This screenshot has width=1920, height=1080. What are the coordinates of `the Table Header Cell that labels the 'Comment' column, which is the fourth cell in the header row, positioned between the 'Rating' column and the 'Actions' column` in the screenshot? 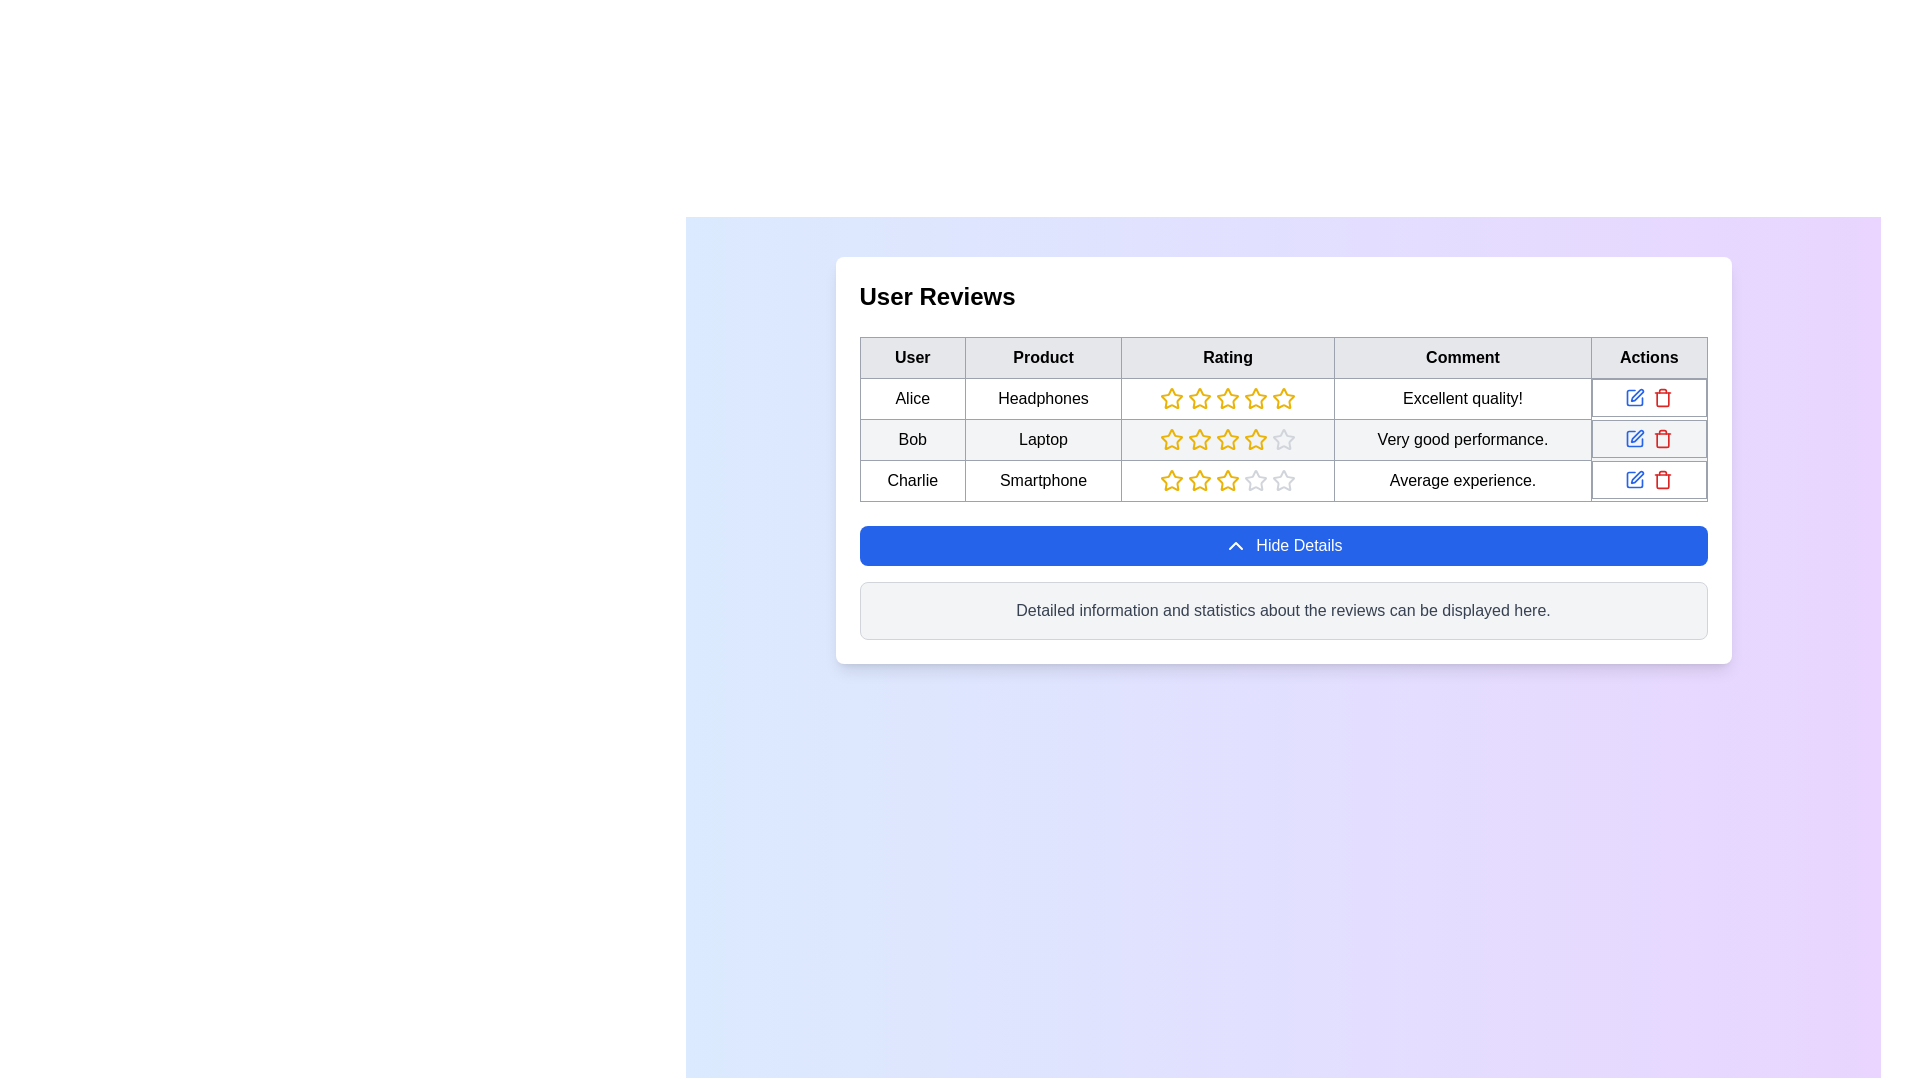 It's located at (1463, 357).